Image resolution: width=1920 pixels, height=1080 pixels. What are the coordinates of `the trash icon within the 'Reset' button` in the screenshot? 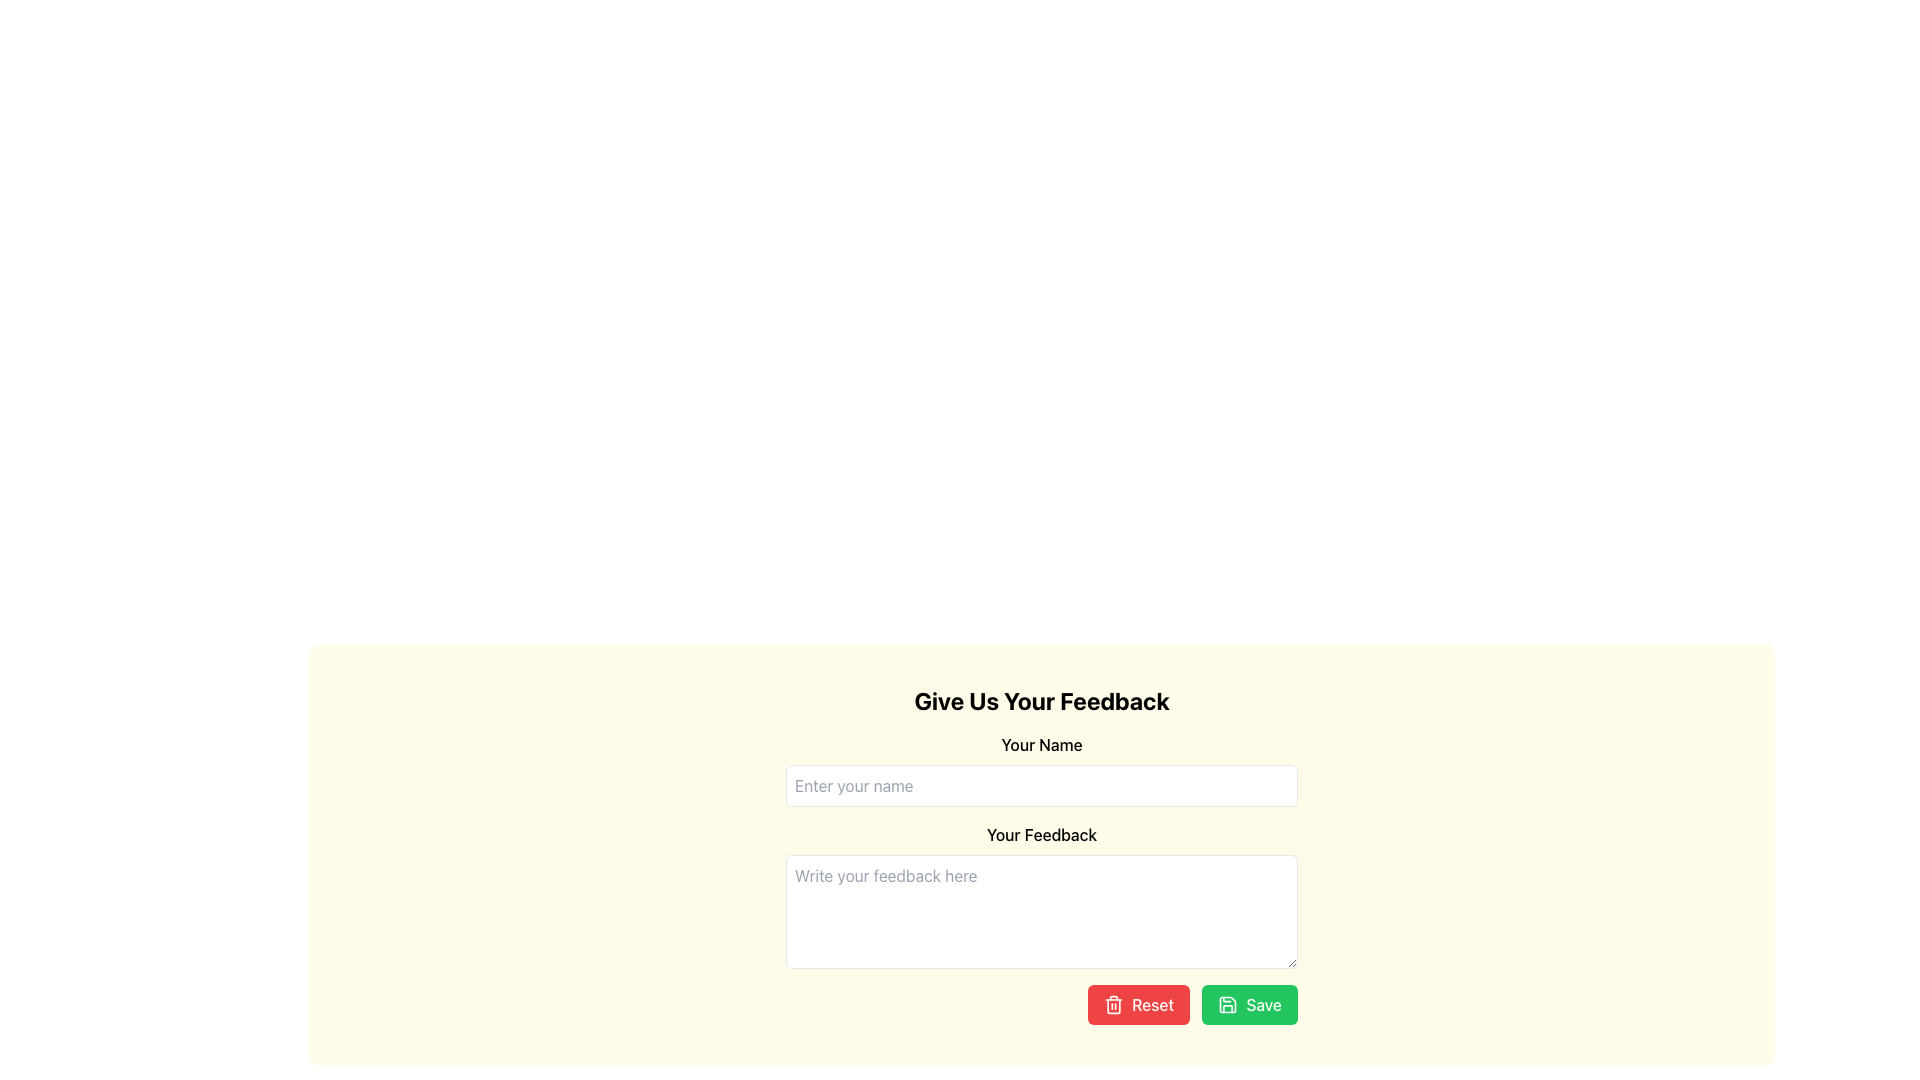 It's located at (1113, 1005).